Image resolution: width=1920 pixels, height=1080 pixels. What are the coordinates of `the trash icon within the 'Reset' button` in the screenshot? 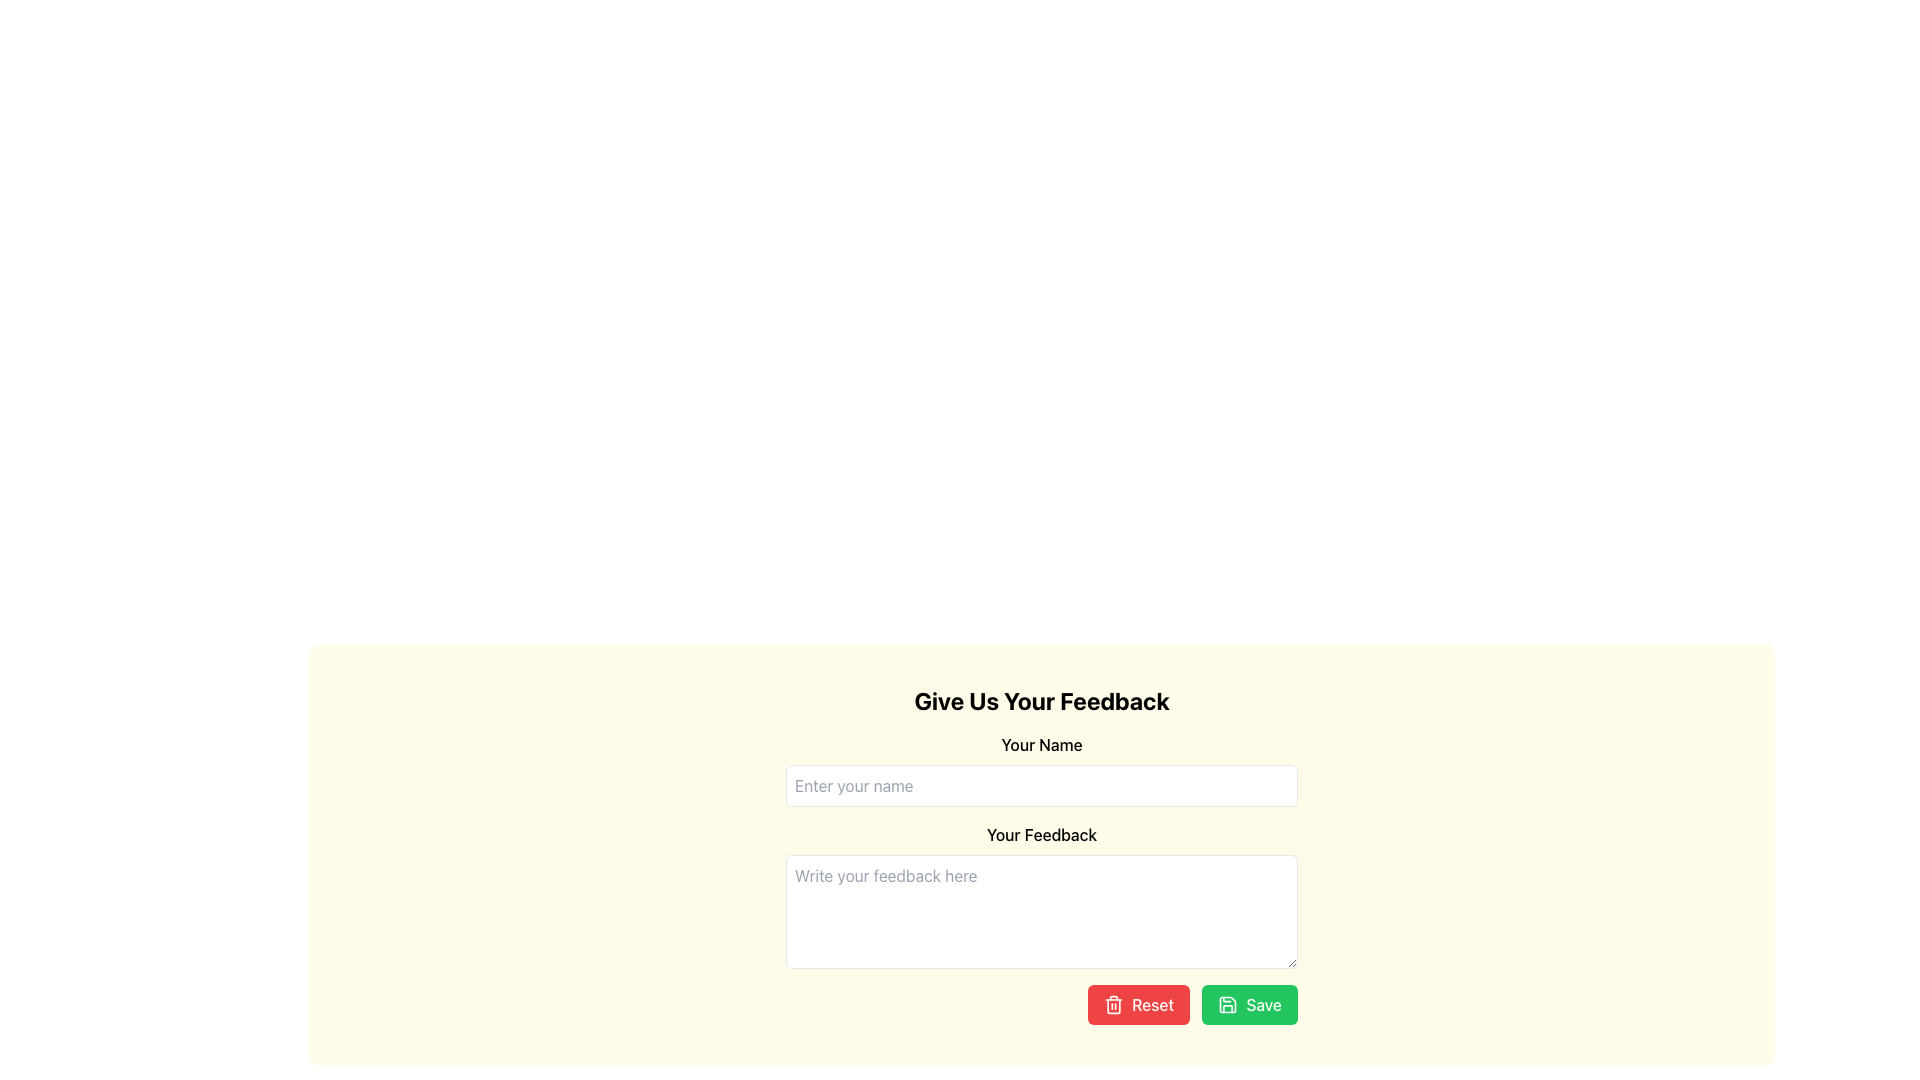 It's located at (1113, 1005).